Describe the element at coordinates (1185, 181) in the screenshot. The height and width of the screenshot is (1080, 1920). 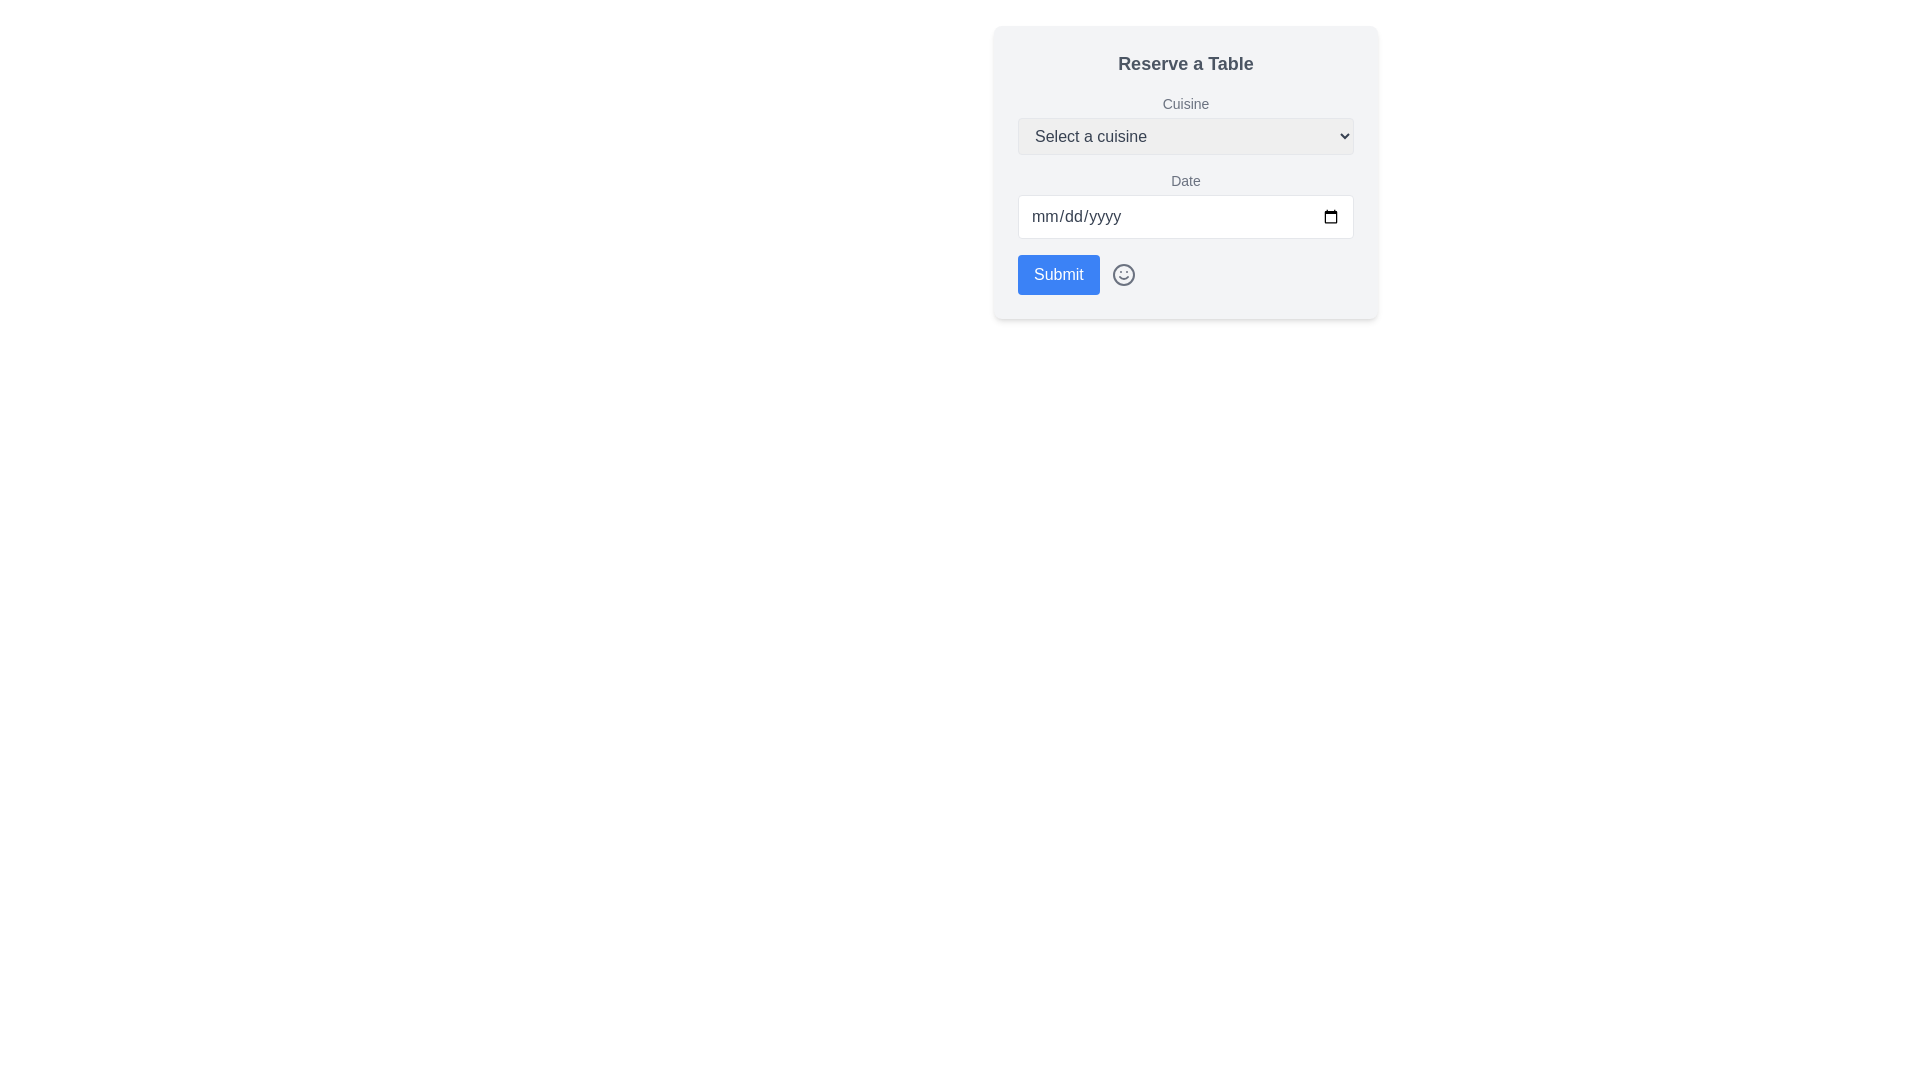
I see `the 'Date' label, which is a small gray text label positioned above the date input field in the form section` at that location.